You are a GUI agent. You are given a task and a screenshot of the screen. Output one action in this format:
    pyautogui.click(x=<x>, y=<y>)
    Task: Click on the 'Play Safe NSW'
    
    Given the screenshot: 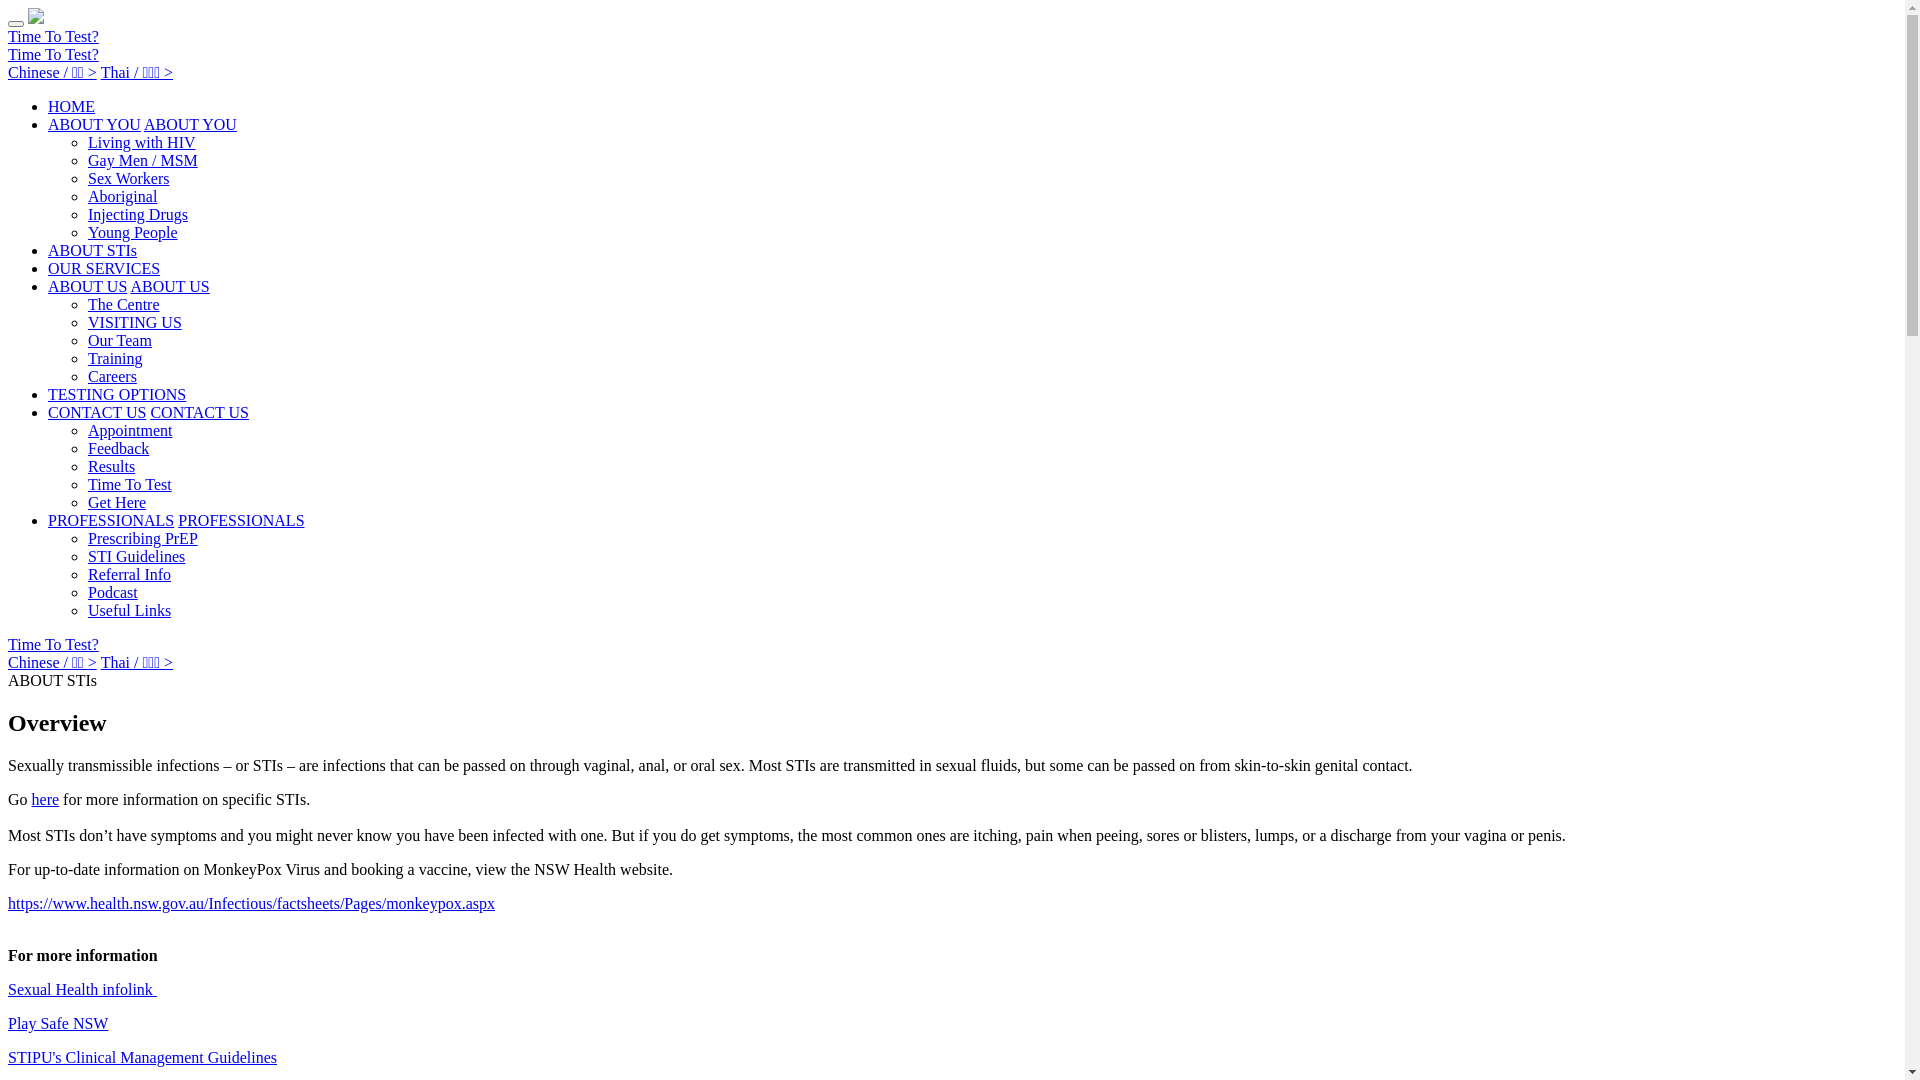 What is the action you would take?
    pyautogui.click(x=57, y=1023)
    